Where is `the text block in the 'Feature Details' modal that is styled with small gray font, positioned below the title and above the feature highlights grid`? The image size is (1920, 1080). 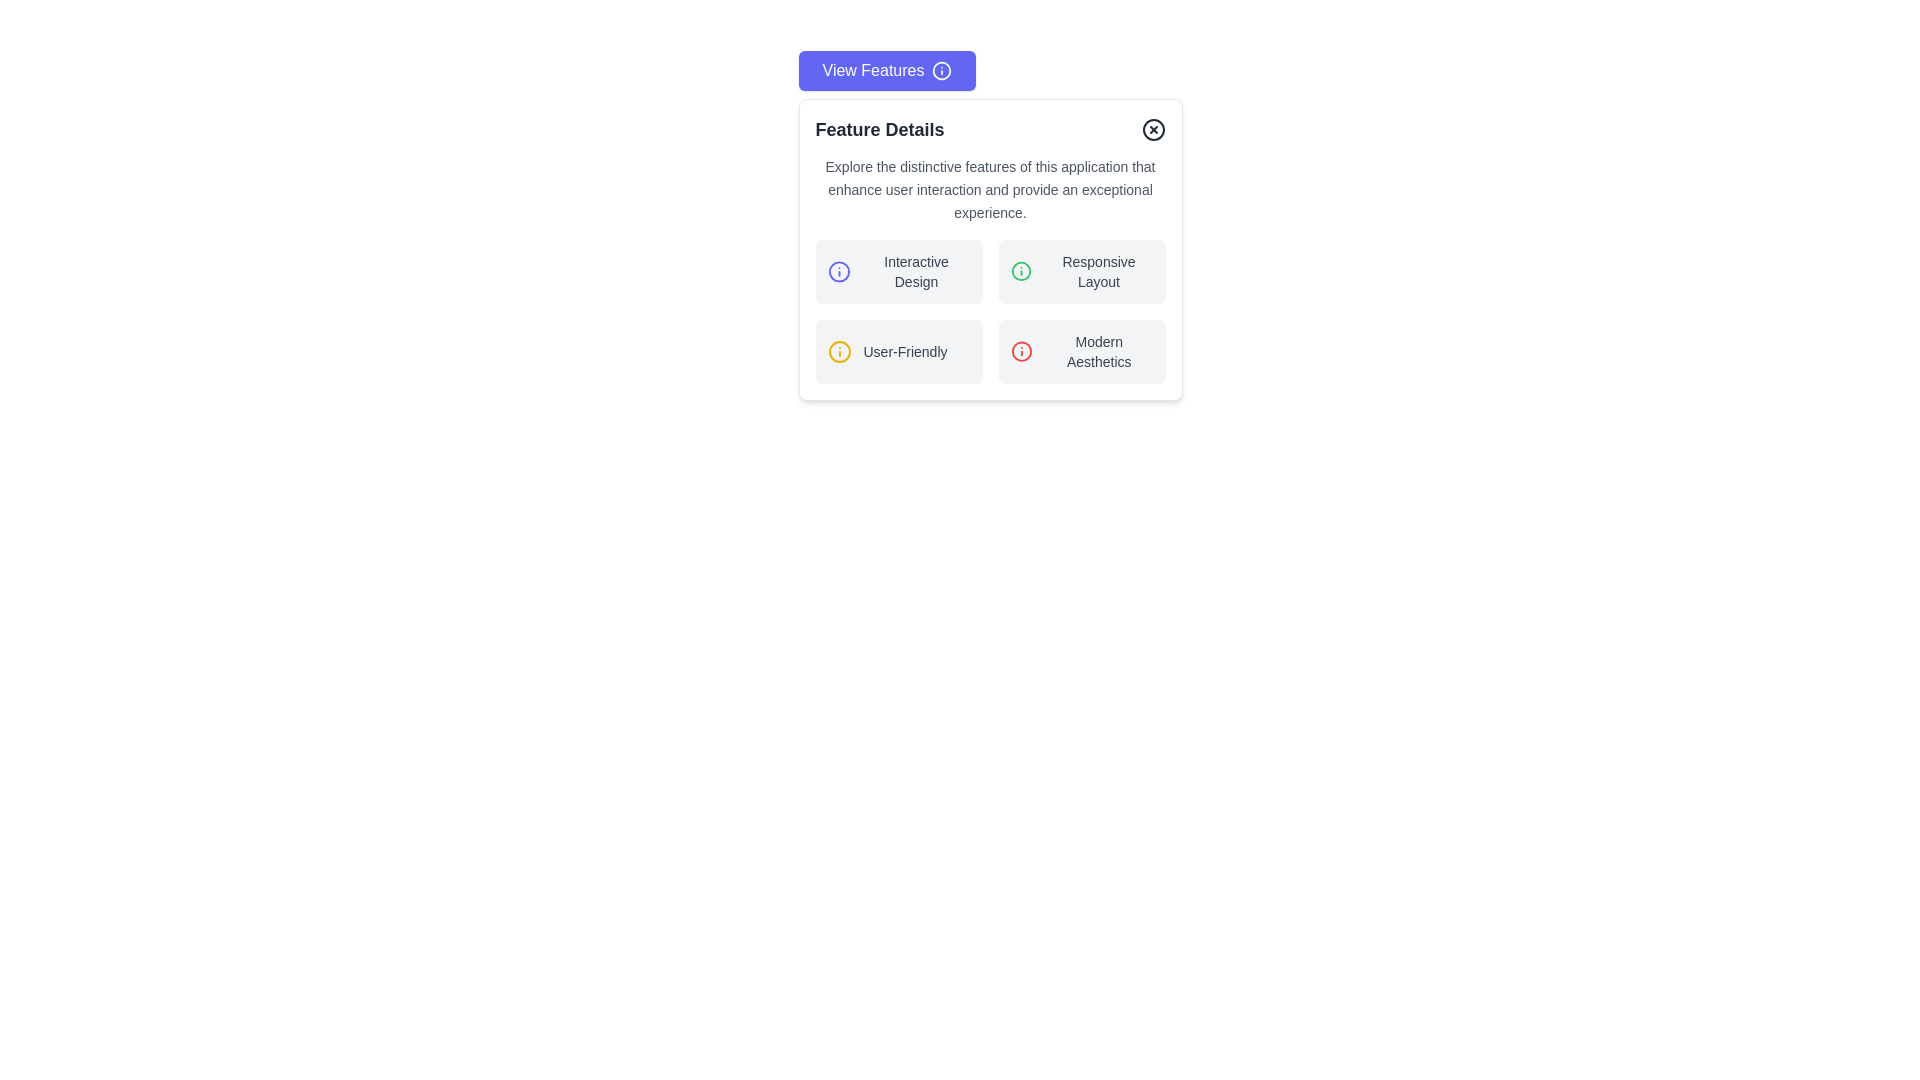
the text block in the 'Feature Details' modal that is styled with small gray font, positioned below the title and above the feature highlights grid is located at coordinates (990, 190).